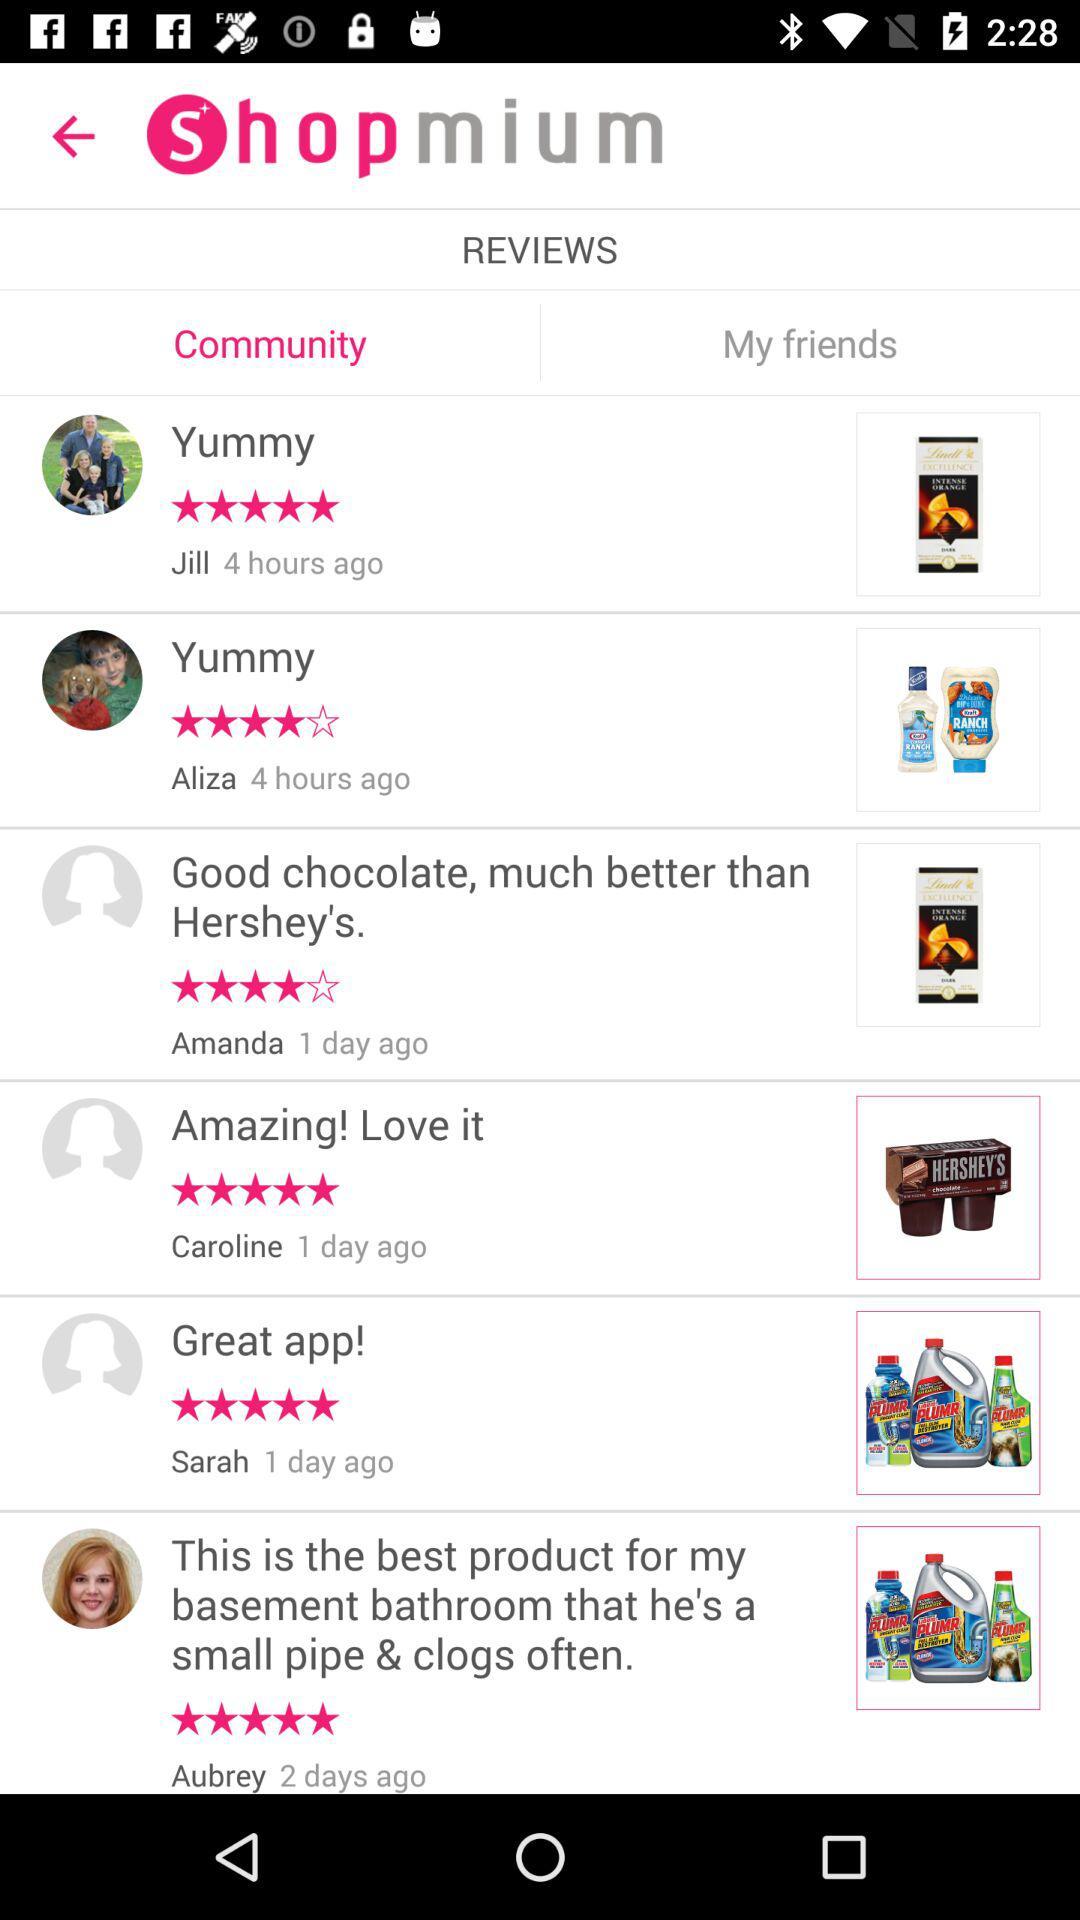 The width and height of the screenshot is (1080, 1920). Describe the element at coordinates (947, 934) in the screenshot. I see `the image in the third block` at that location.